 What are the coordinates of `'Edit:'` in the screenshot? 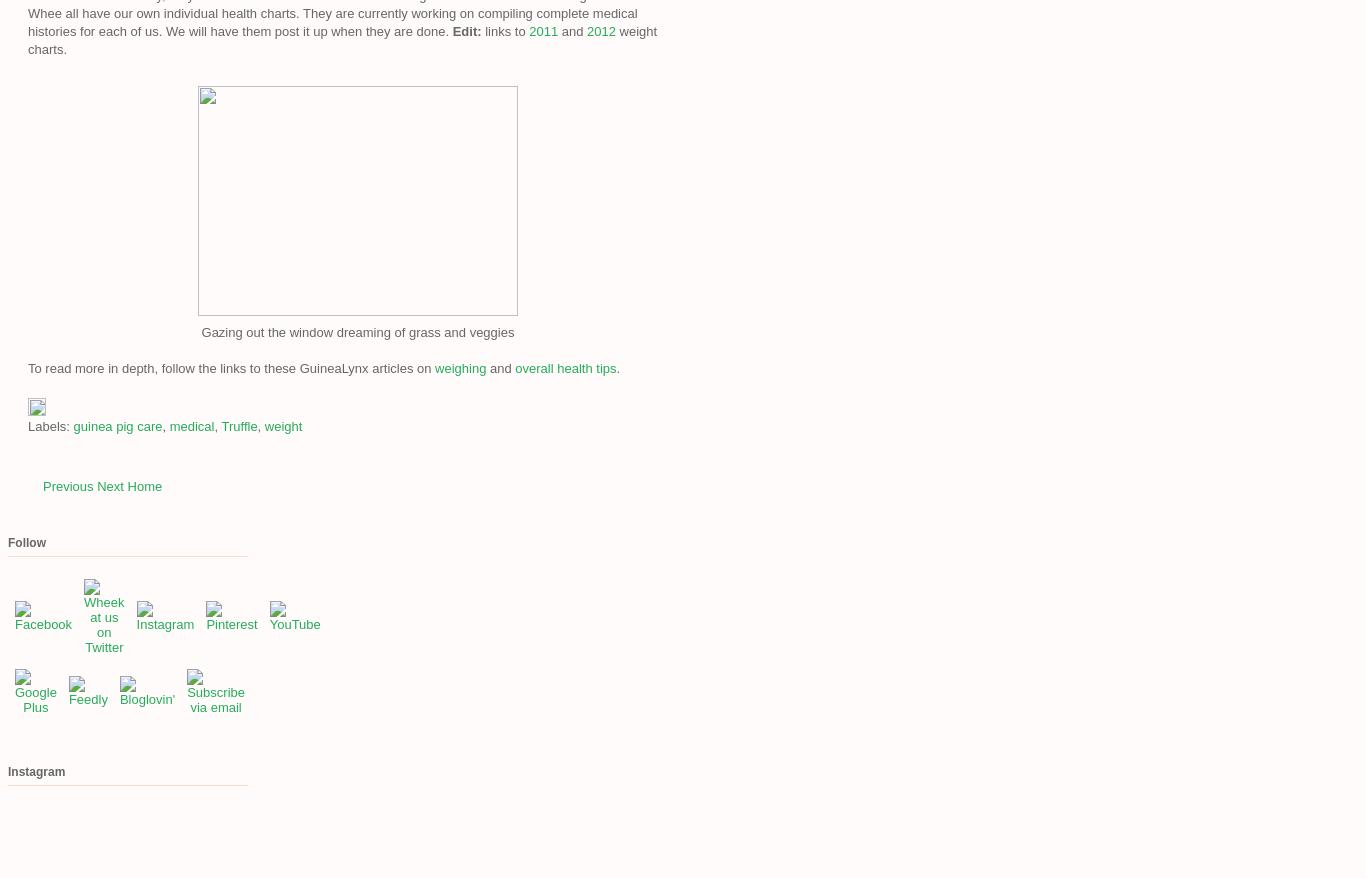 It's located at (466, 30).